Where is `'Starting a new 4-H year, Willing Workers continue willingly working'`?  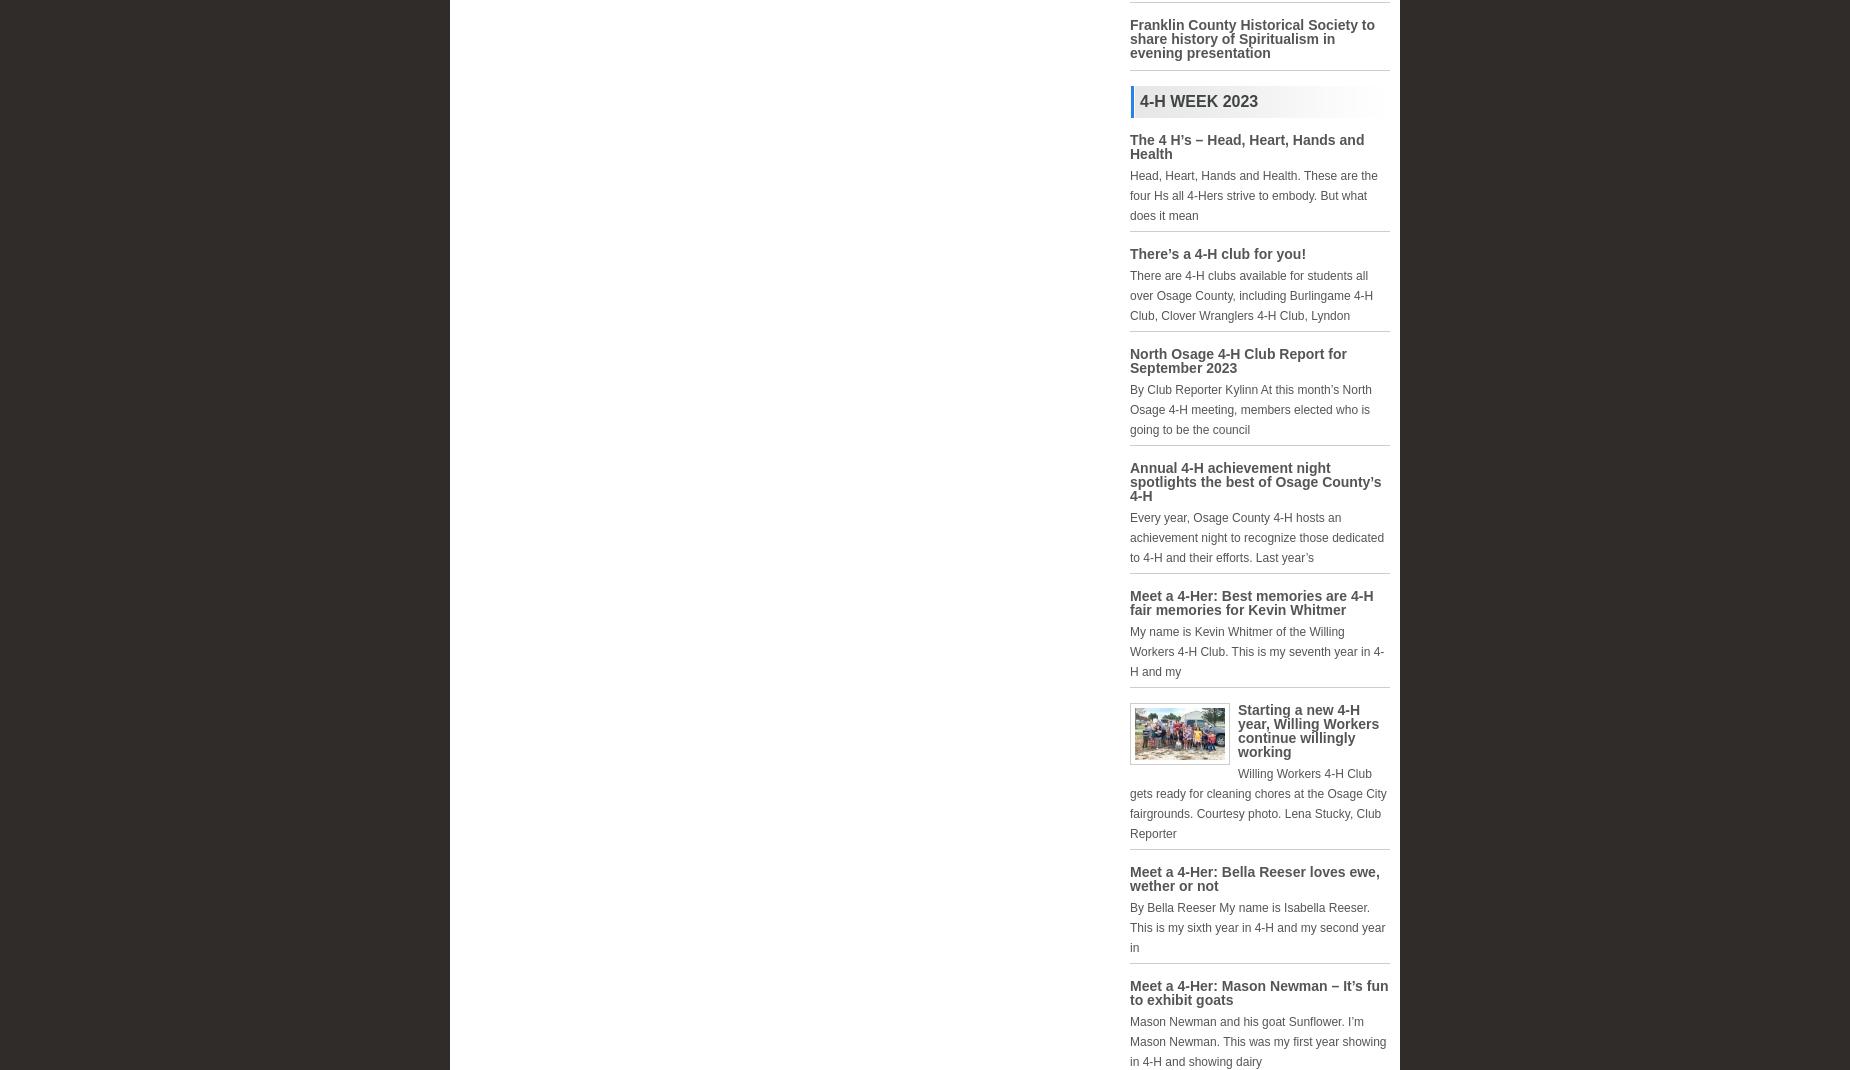 'Starting a new 4-H year, Willing Workers continue willingly working' is located at coordinates (1237, 730).